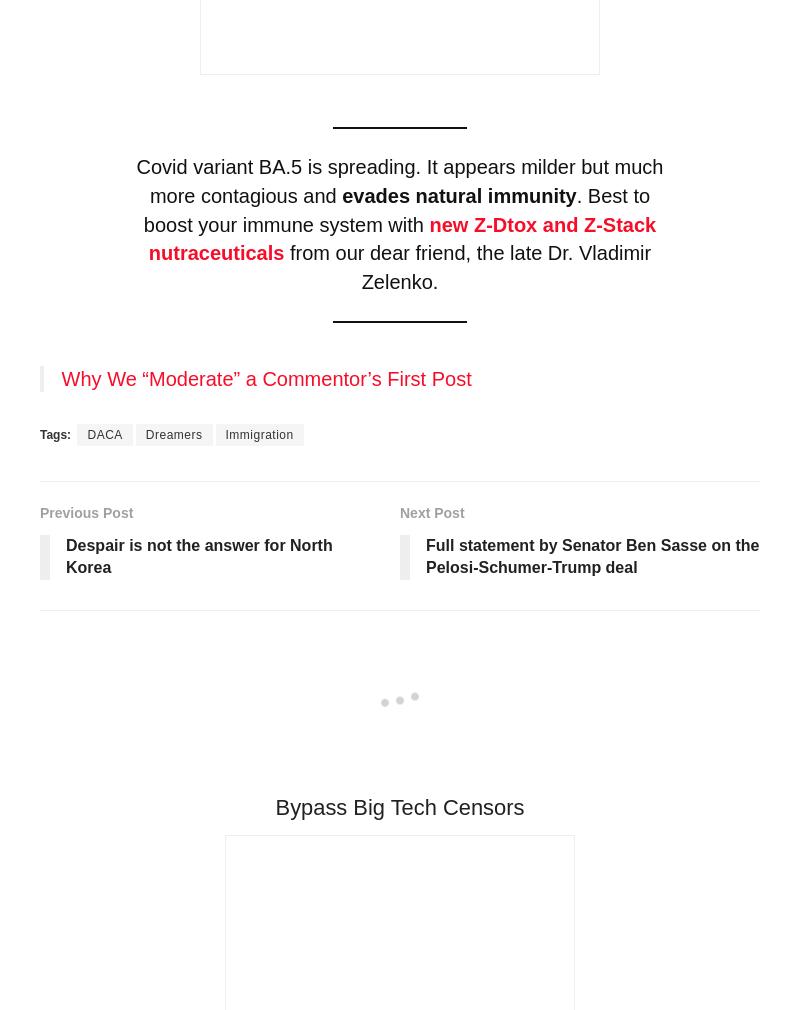 The height and width of the screenshot is (1010, 800). Describe the element at coordinates (65, 555) in the screenshot. I see `'Despair is not the answer for North Korea'` at that location.